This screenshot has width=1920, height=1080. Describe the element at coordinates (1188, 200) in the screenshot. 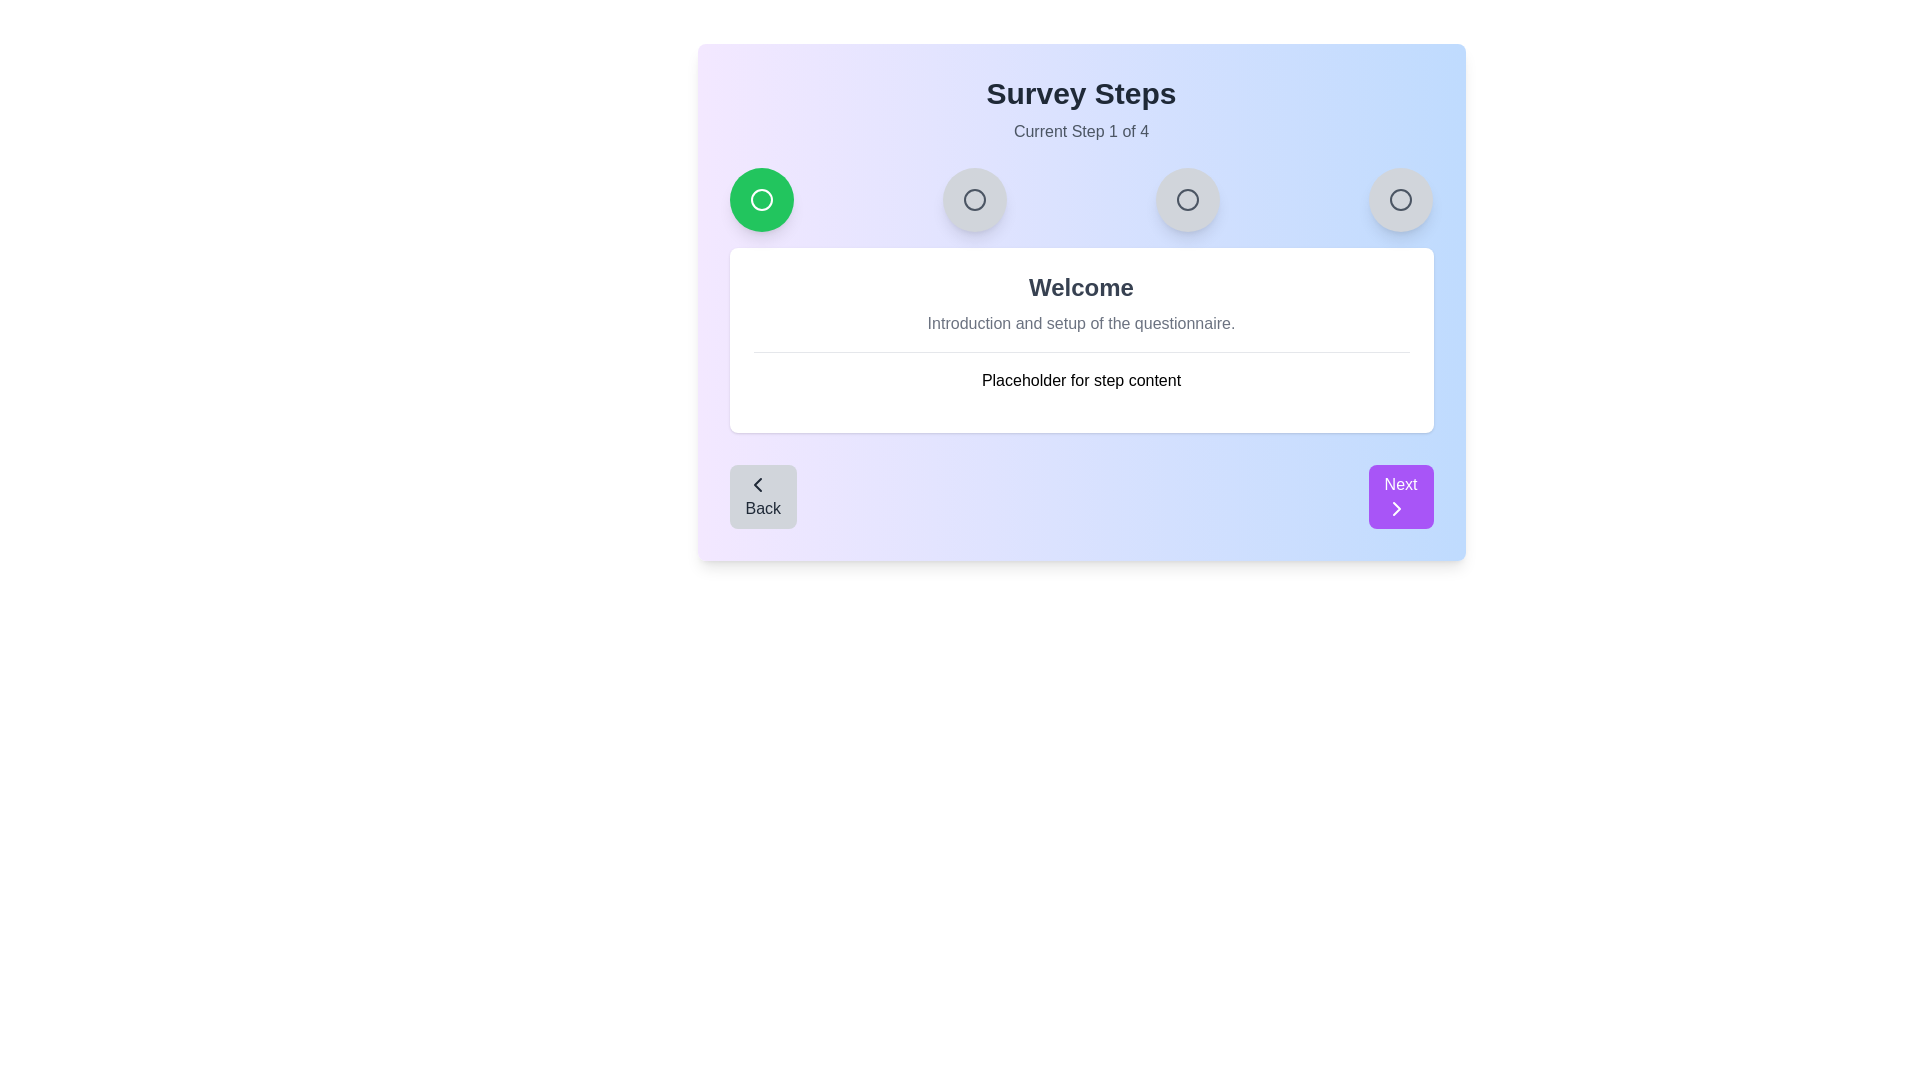

I see `the third Circle icon in the horizontal sequence located near the top center of the interface` at that location.